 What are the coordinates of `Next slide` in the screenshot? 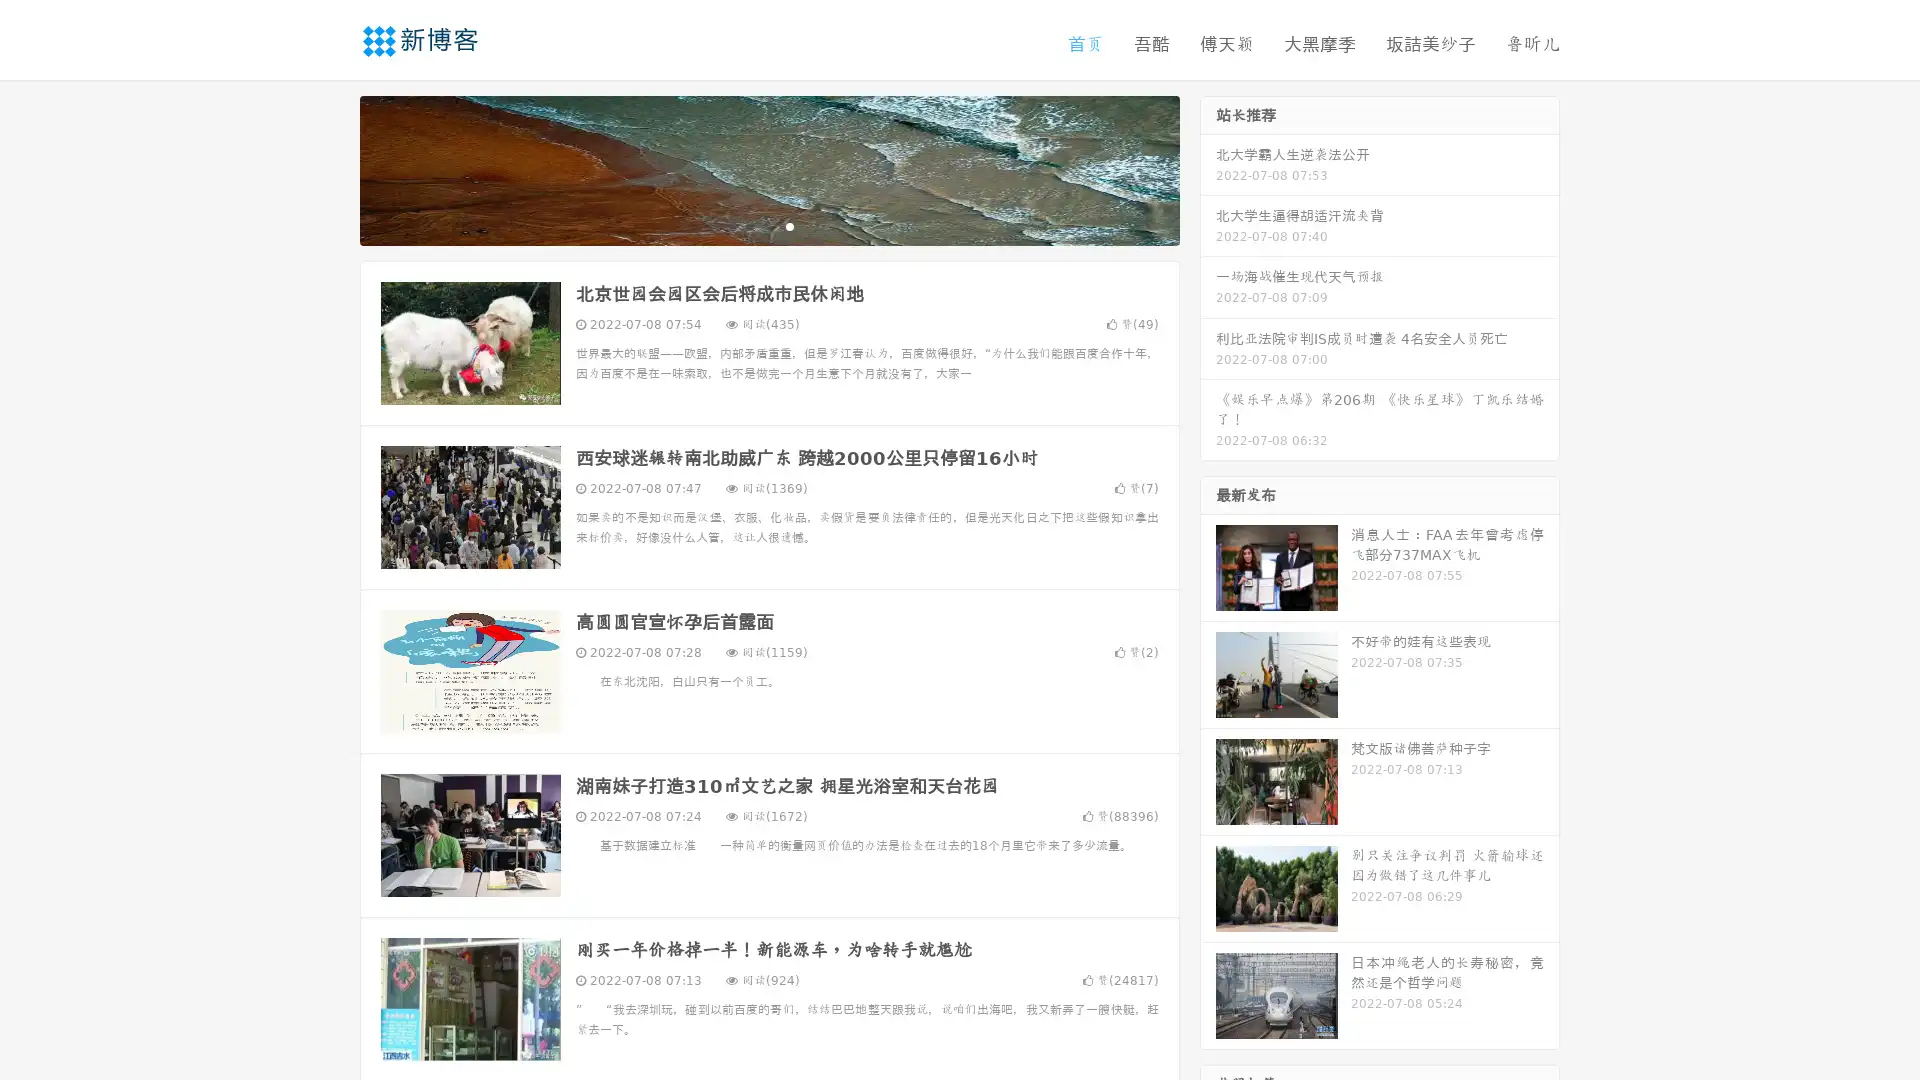 It's located at (1208, 168).